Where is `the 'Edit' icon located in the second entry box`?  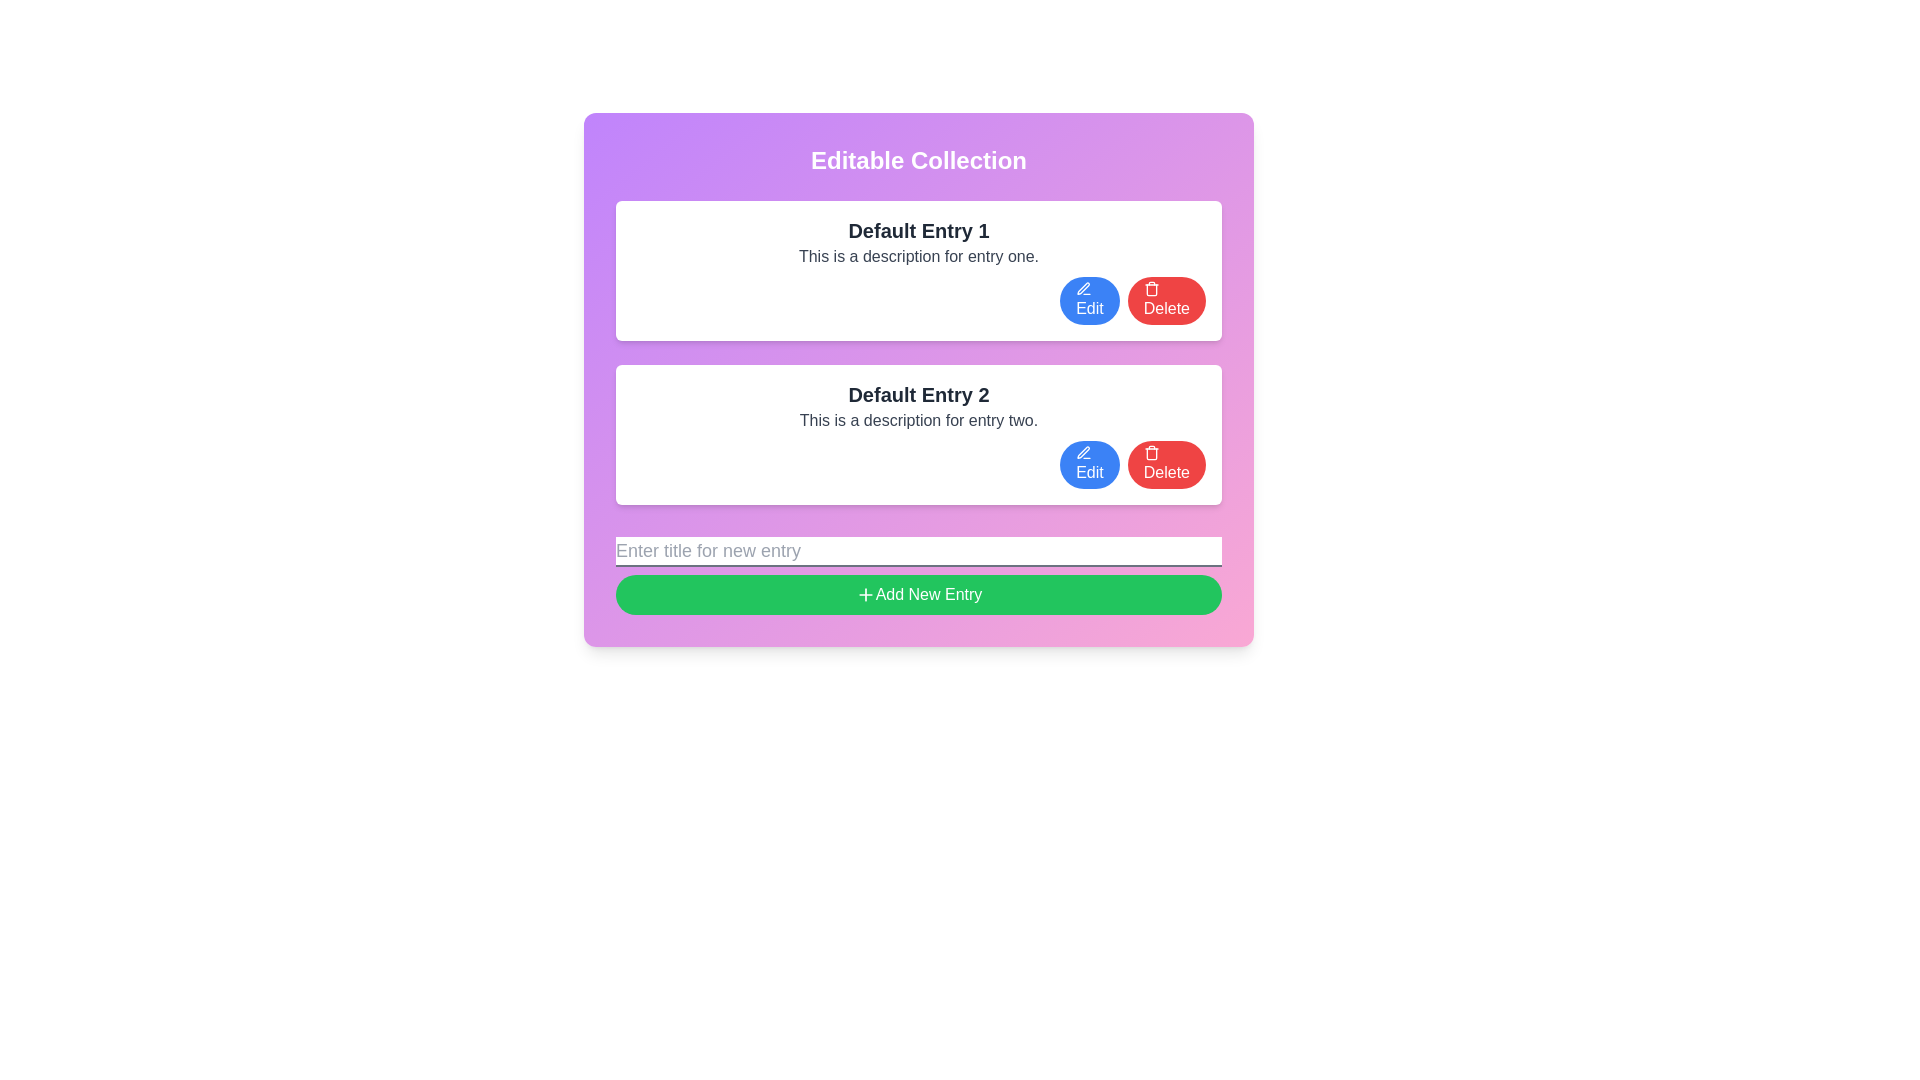
the 'Edit' icon located in the second entry box is located at coordinates (1082, 452).